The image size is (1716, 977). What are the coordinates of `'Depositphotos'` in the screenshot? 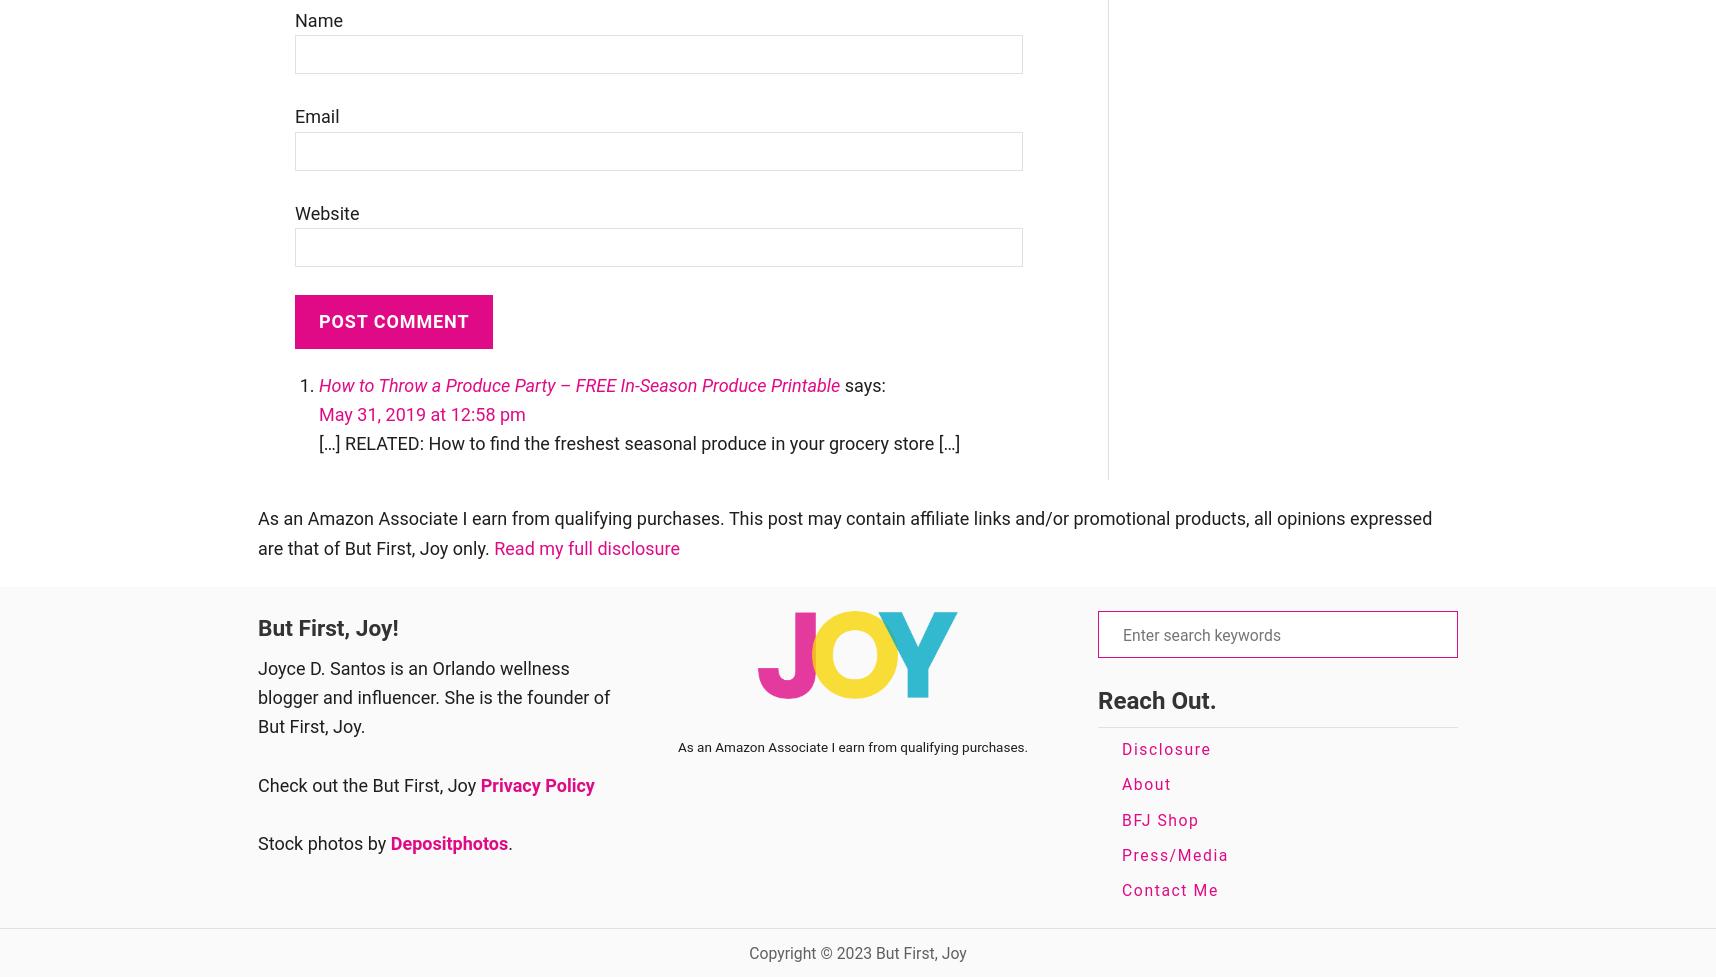 It's located at (448, 842).